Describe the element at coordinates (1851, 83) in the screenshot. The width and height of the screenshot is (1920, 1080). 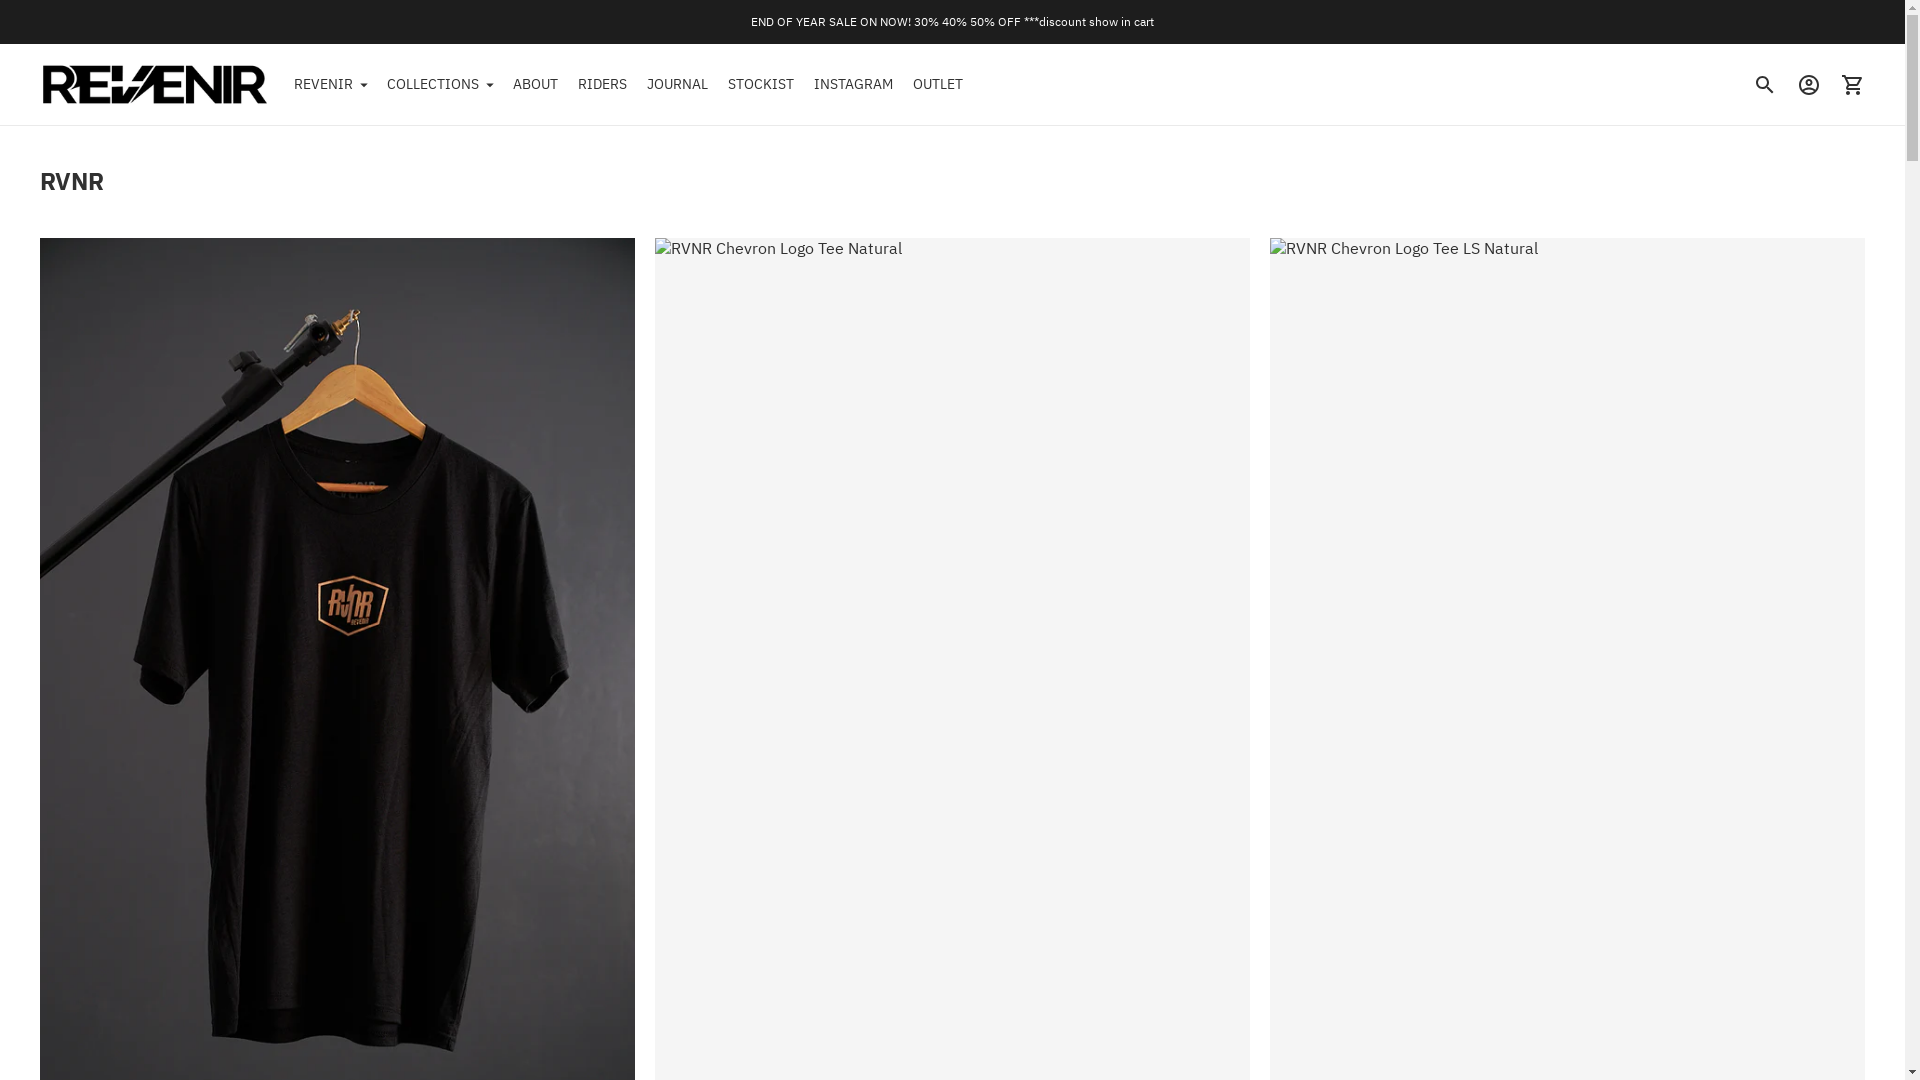
I see `'Cart'` at that location.